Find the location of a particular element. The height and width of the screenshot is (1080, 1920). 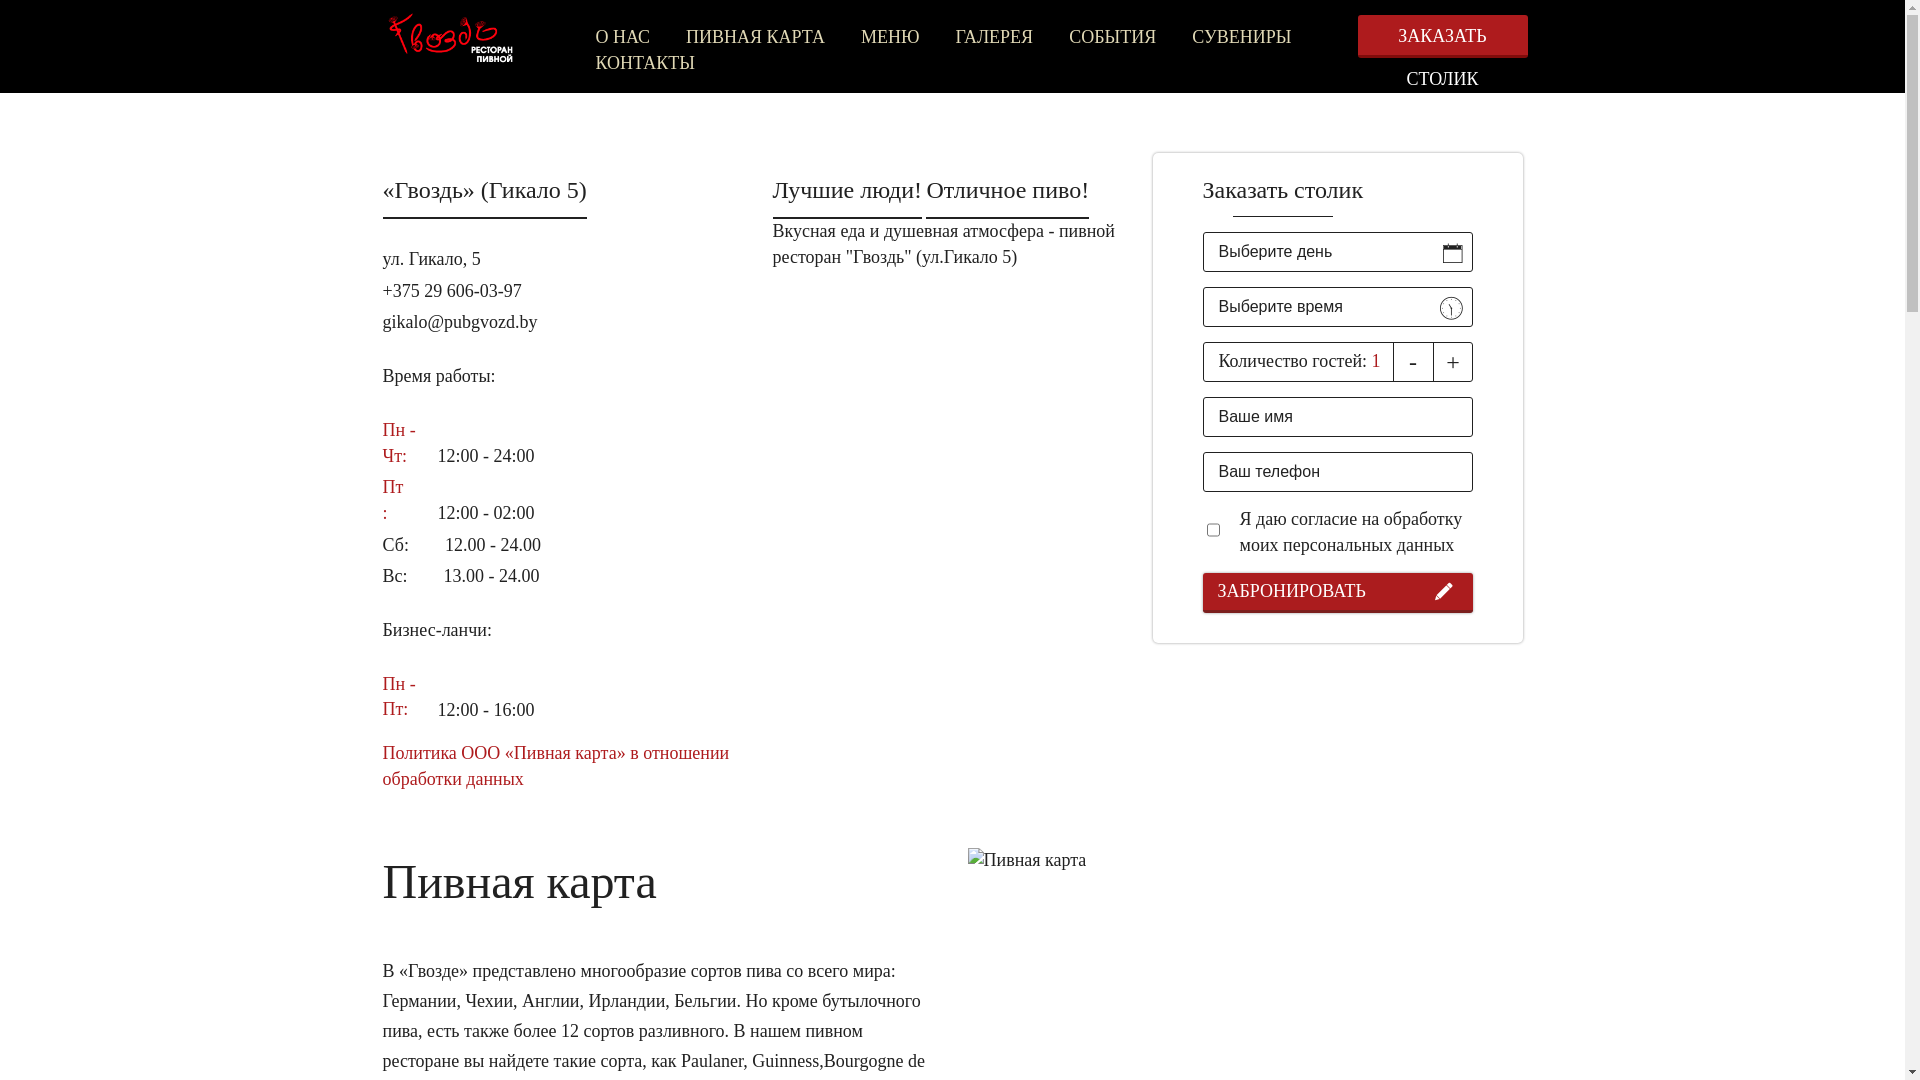

'gikalo@pubgvozd.by' is located at coordinates (458, 320).